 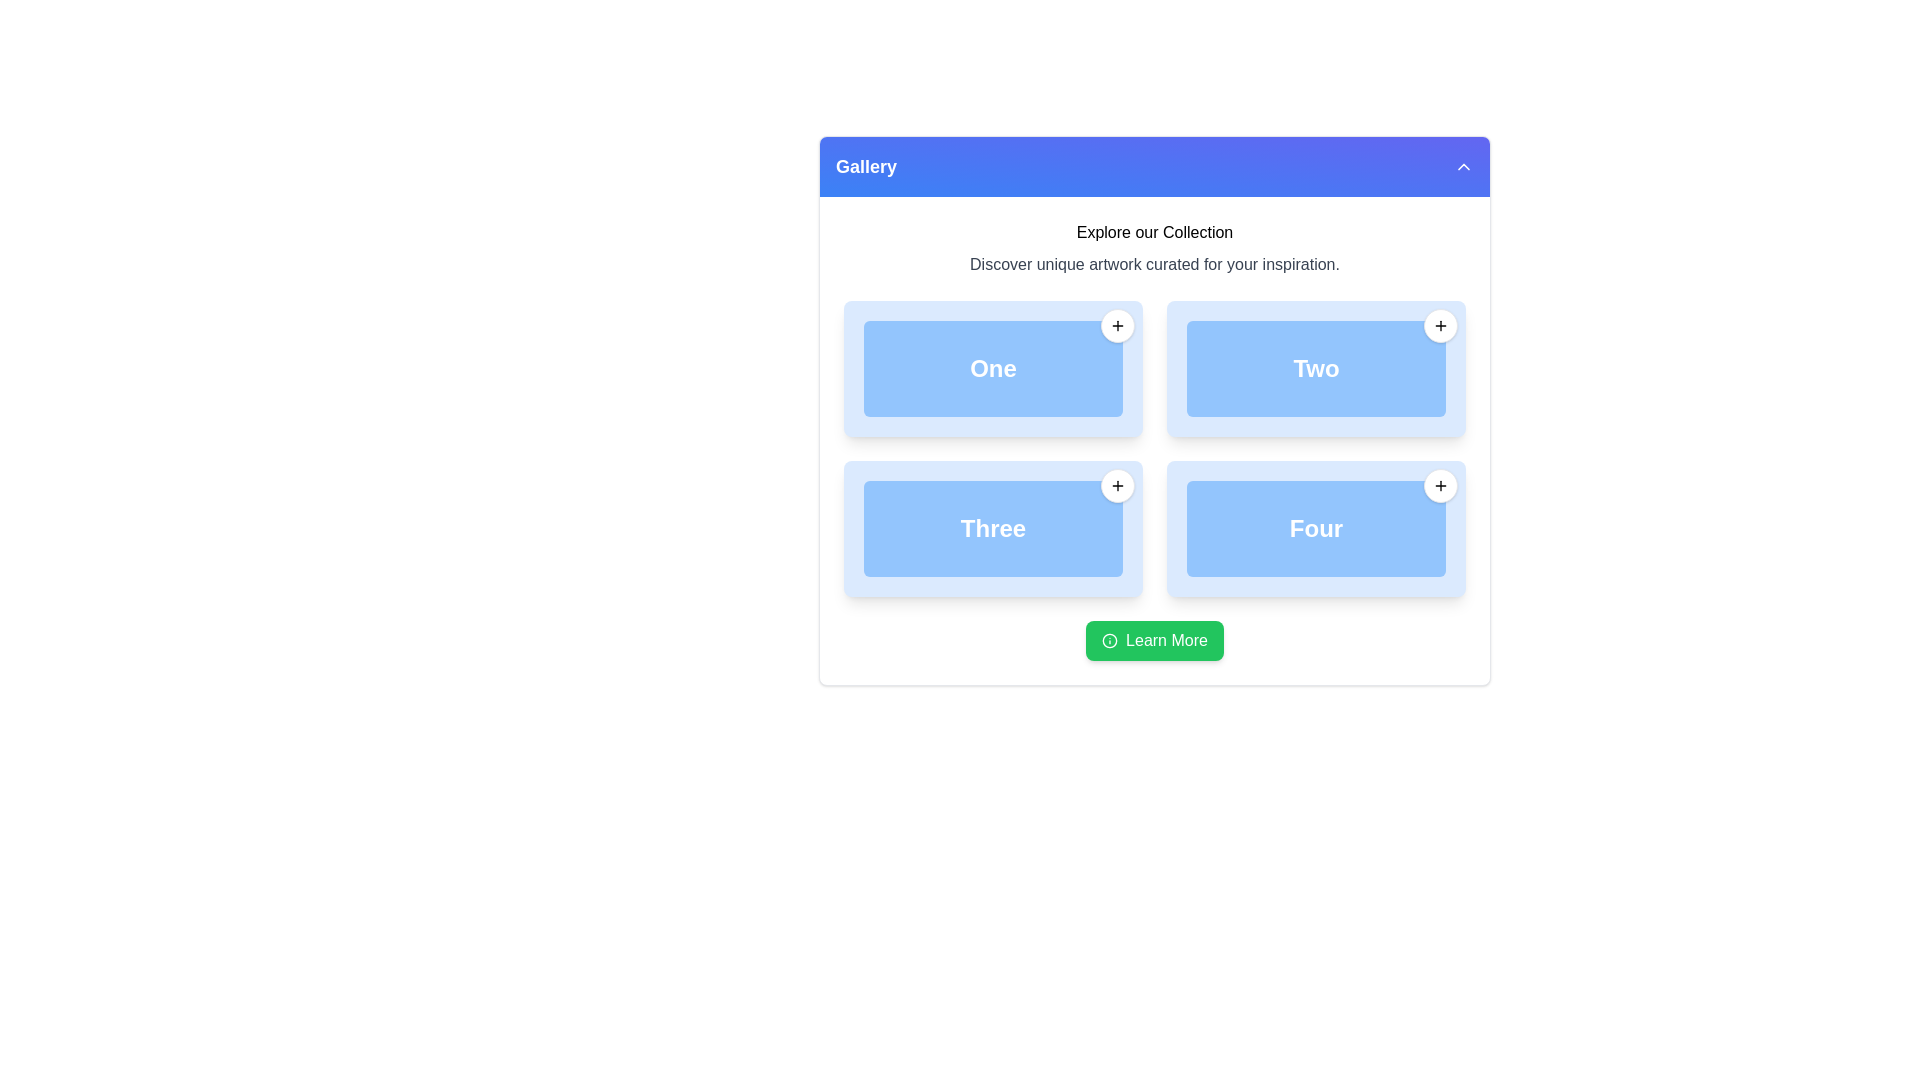 I want to click on the text label that reads 'Four', which is styled in bold white text on a light blue background within the lower-right rectangle of a grid, so click(x=1316, y=527).